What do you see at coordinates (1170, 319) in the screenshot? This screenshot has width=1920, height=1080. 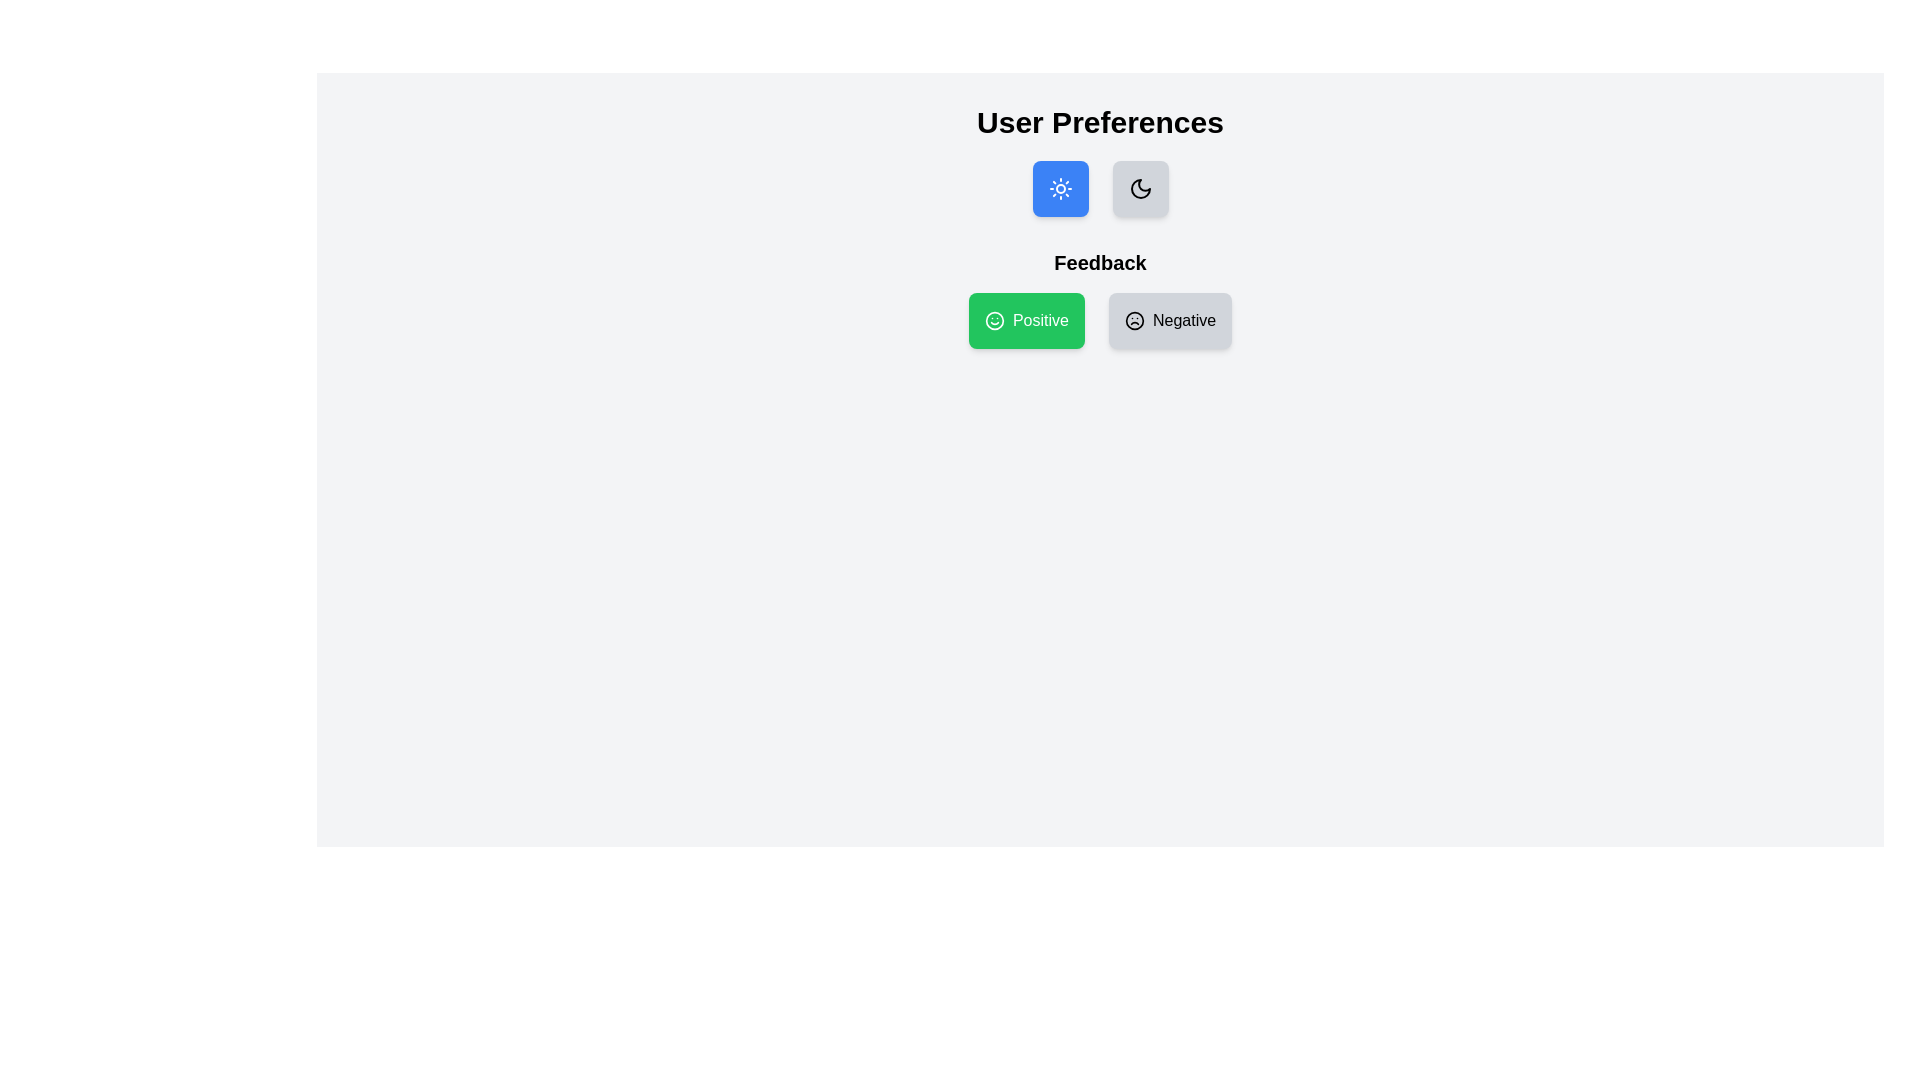 I see `the 'Negative' button, which is a rectangular button with rounded corners, light gray background, frown face icon on the left, and black text 'Negative' on the right, located to the right of the 'Positive' button under the 'Feedback' heading` at bounding box center [1170, 319].